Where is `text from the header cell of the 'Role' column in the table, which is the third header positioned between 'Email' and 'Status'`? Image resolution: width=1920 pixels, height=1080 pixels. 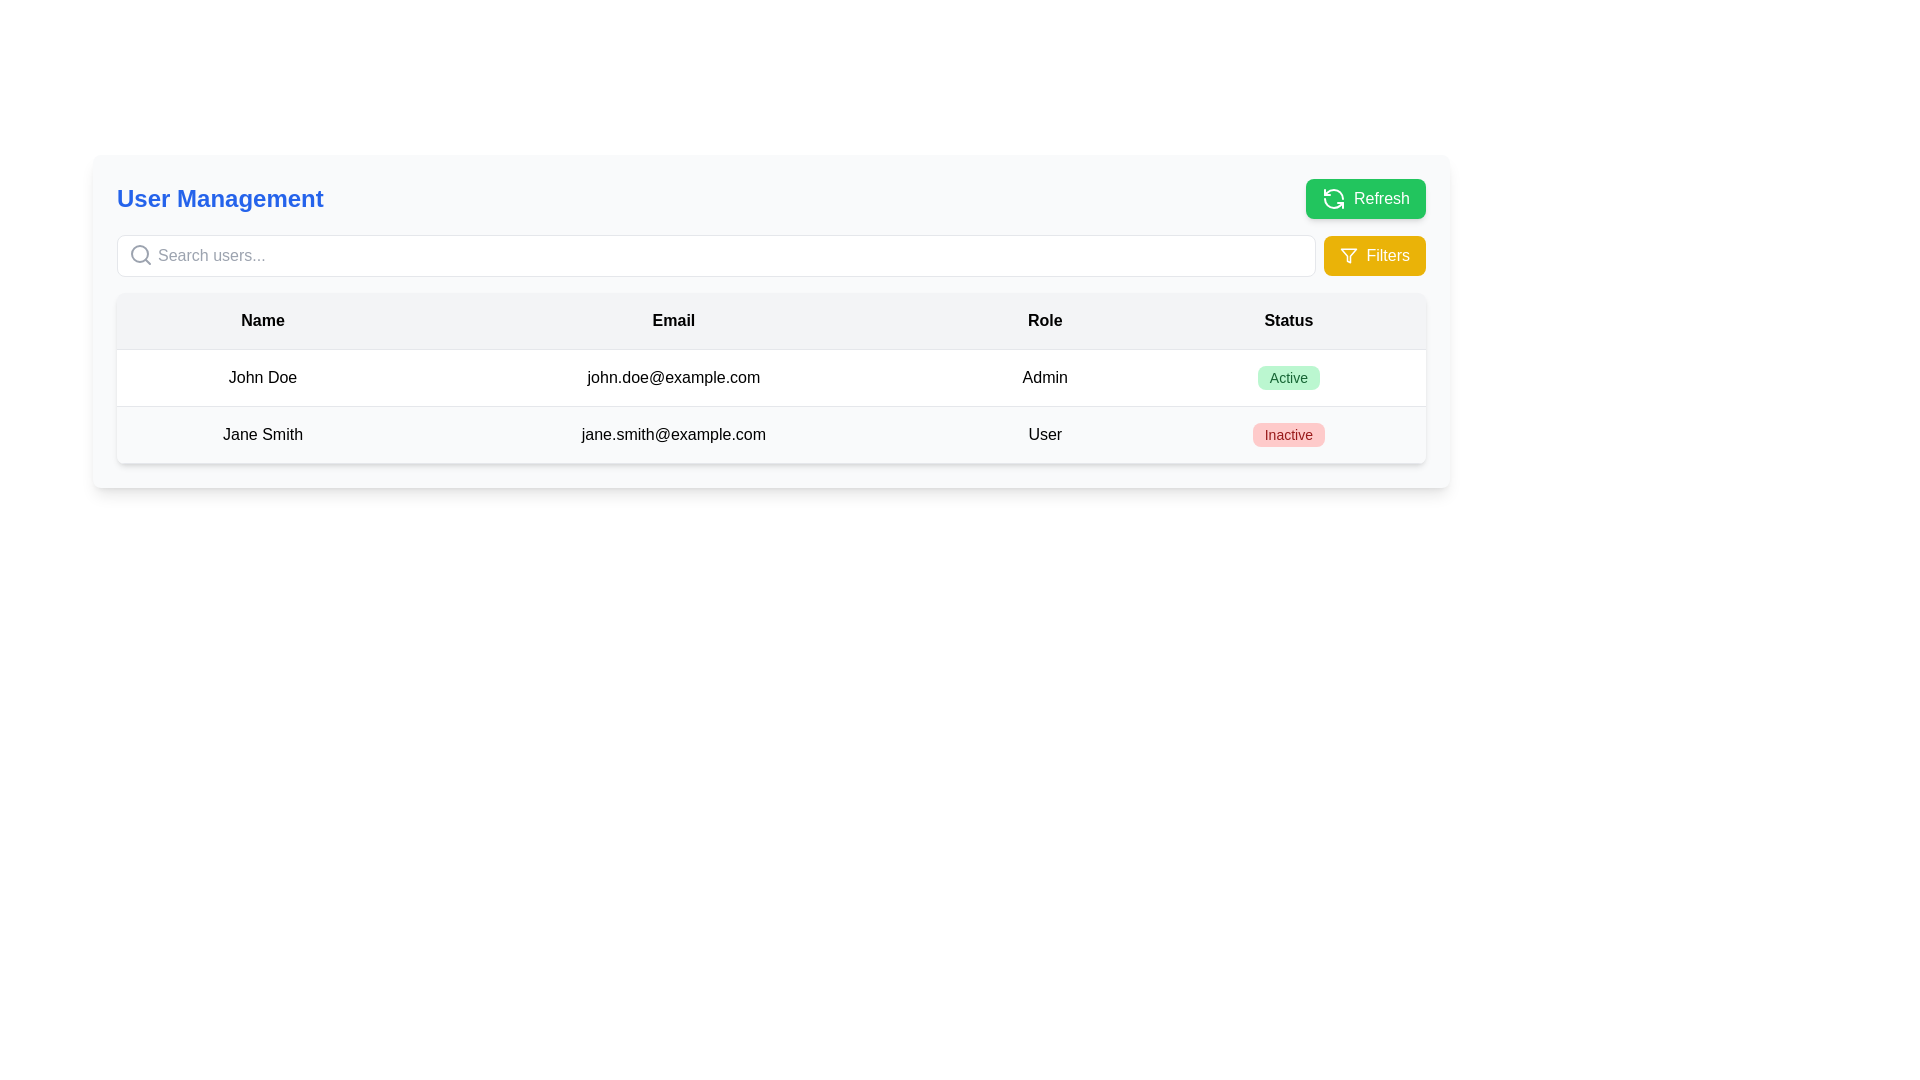 text from the header cell of the 'Role' column in the table, which is the third header positioned between 'Email' and 'Status' is located at coordinates (1044, 320).